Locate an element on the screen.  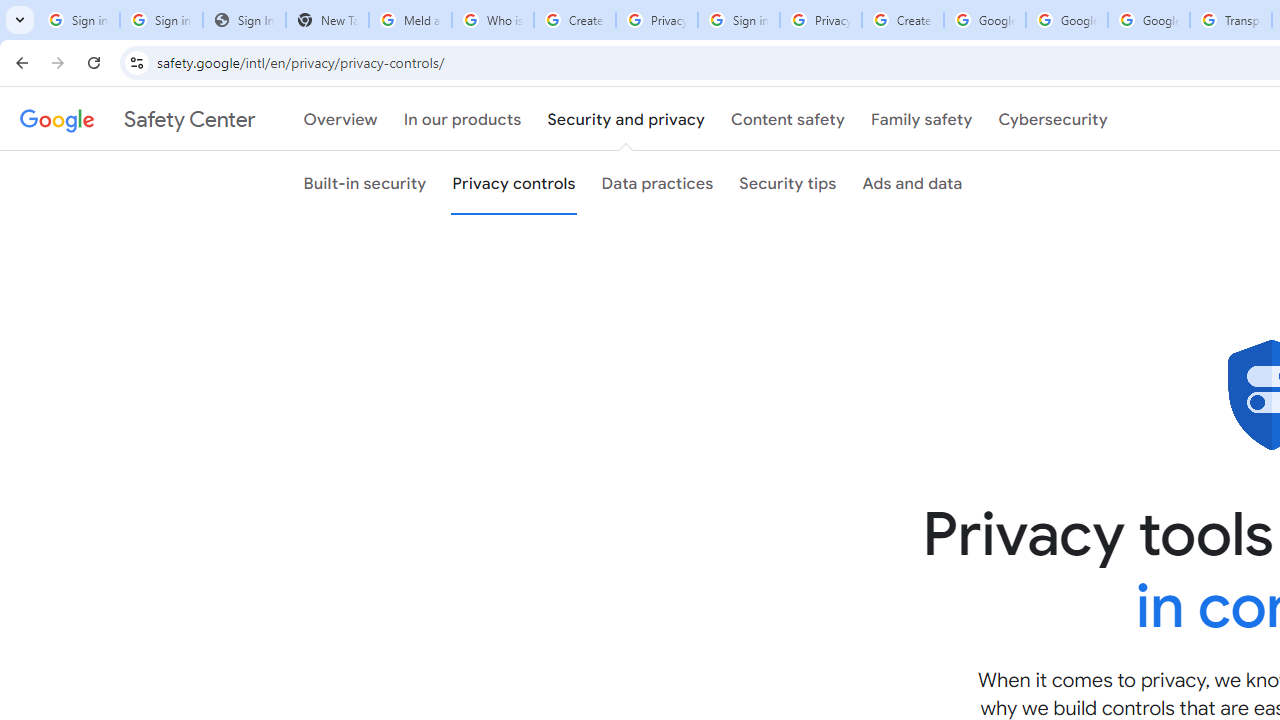
'Ads and data' is located at coordinates (911, 183).